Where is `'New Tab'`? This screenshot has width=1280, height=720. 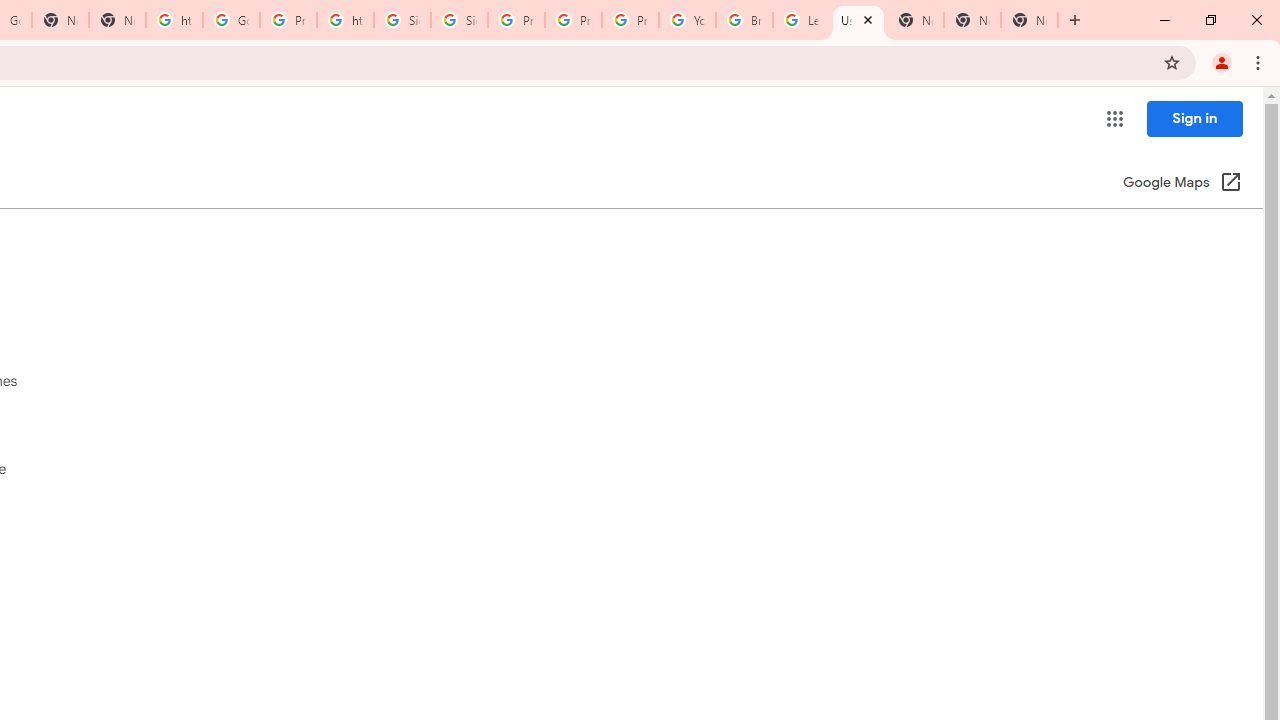
'New Tab' is located at coordinates (1074, 20).